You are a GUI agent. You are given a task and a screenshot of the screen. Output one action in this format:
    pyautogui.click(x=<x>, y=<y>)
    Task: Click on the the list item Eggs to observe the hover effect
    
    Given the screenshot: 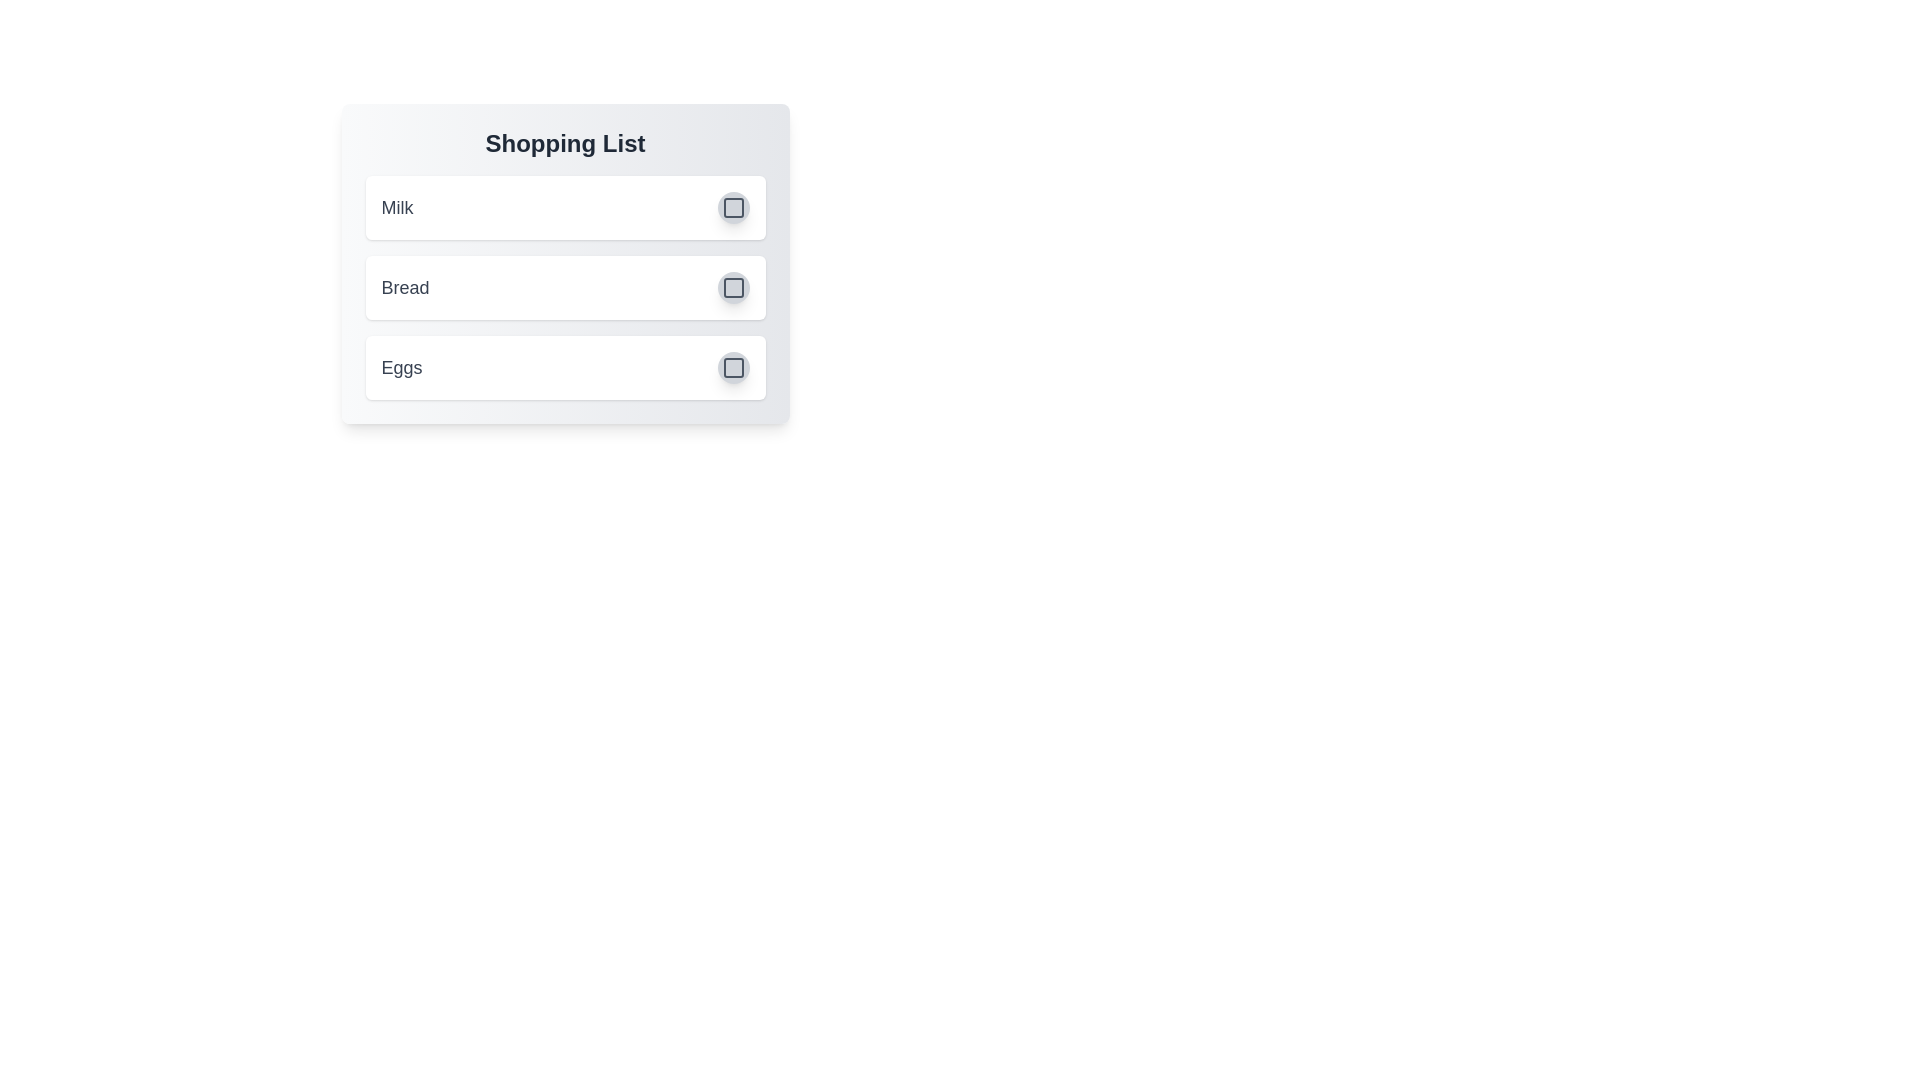 What is the action you would take?
    pyautogui.click(x=564, y=367)
    